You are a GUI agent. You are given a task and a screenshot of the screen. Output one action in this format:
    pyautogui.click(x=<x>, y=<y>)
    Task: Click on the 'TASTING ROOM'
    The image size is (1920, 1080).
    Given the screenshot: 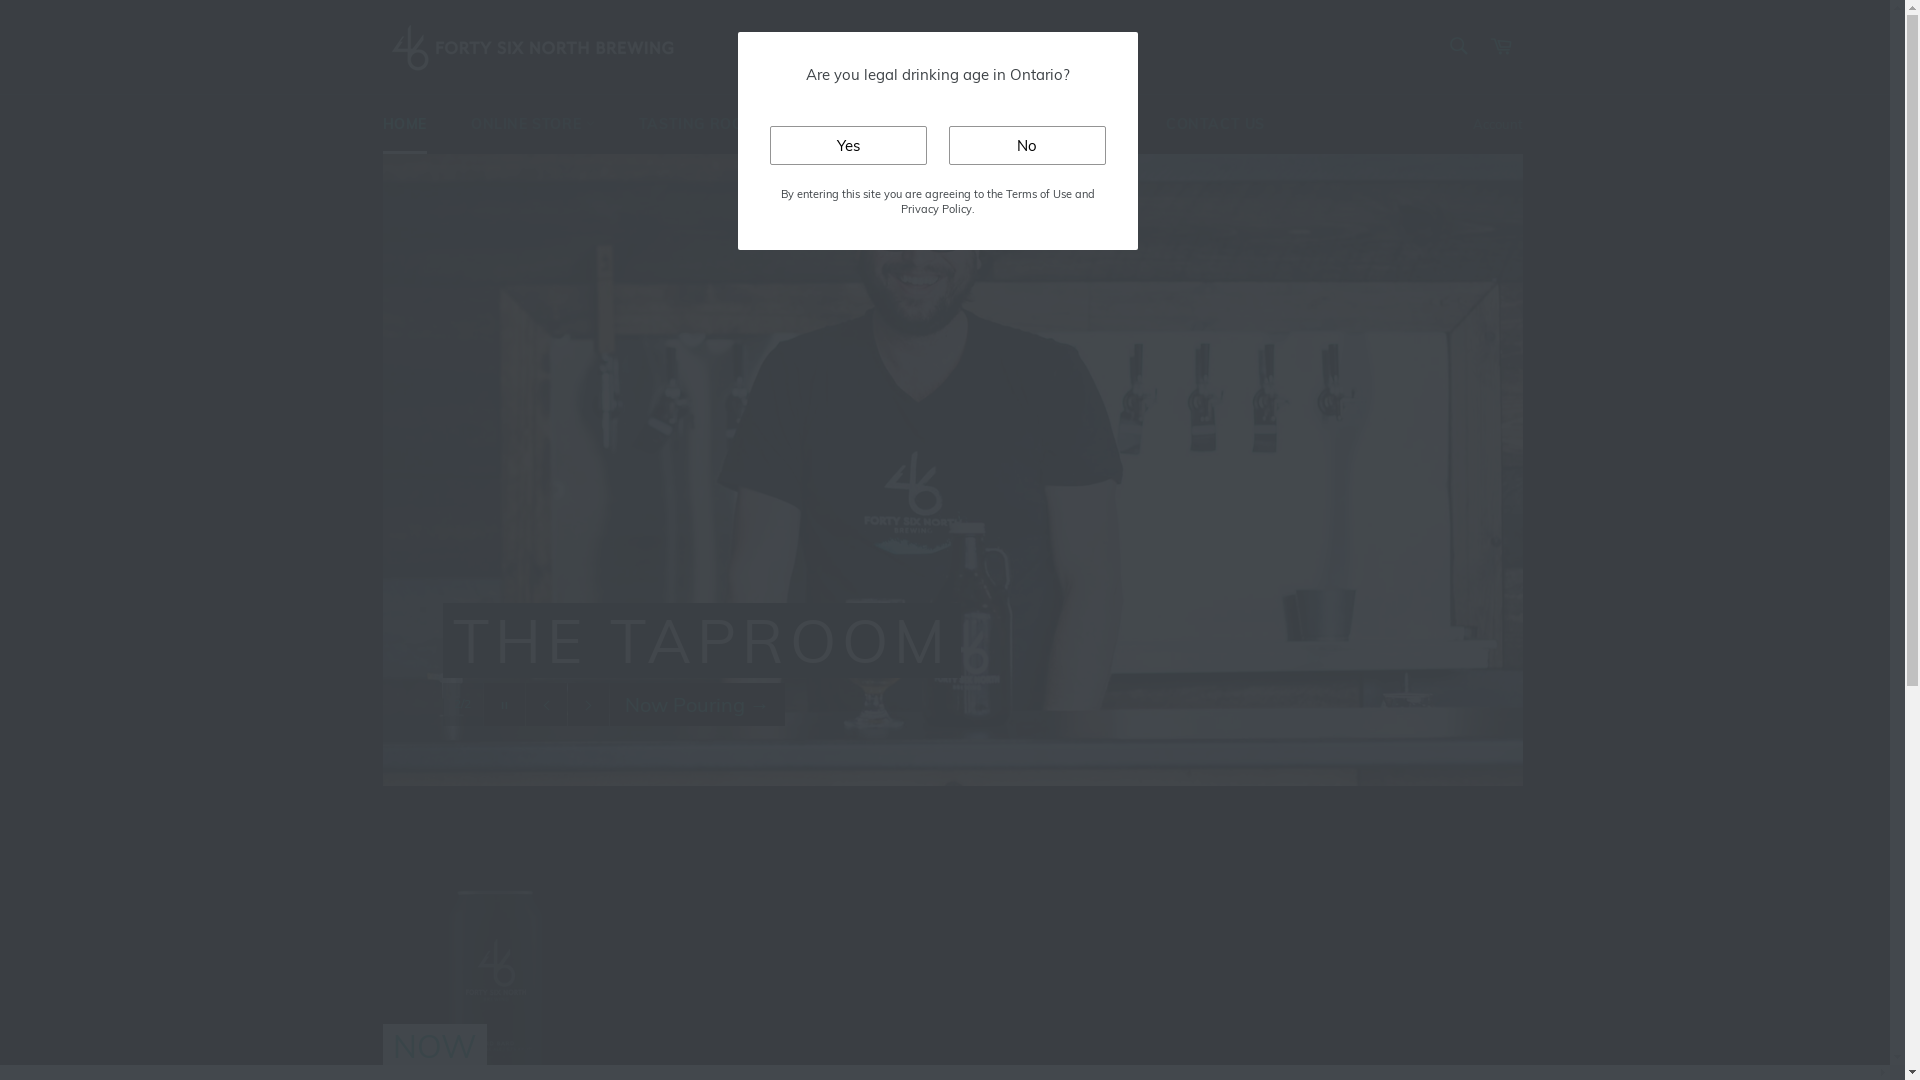 What is the action you would take?
    pyautogui.click(x=704, y=124)
    